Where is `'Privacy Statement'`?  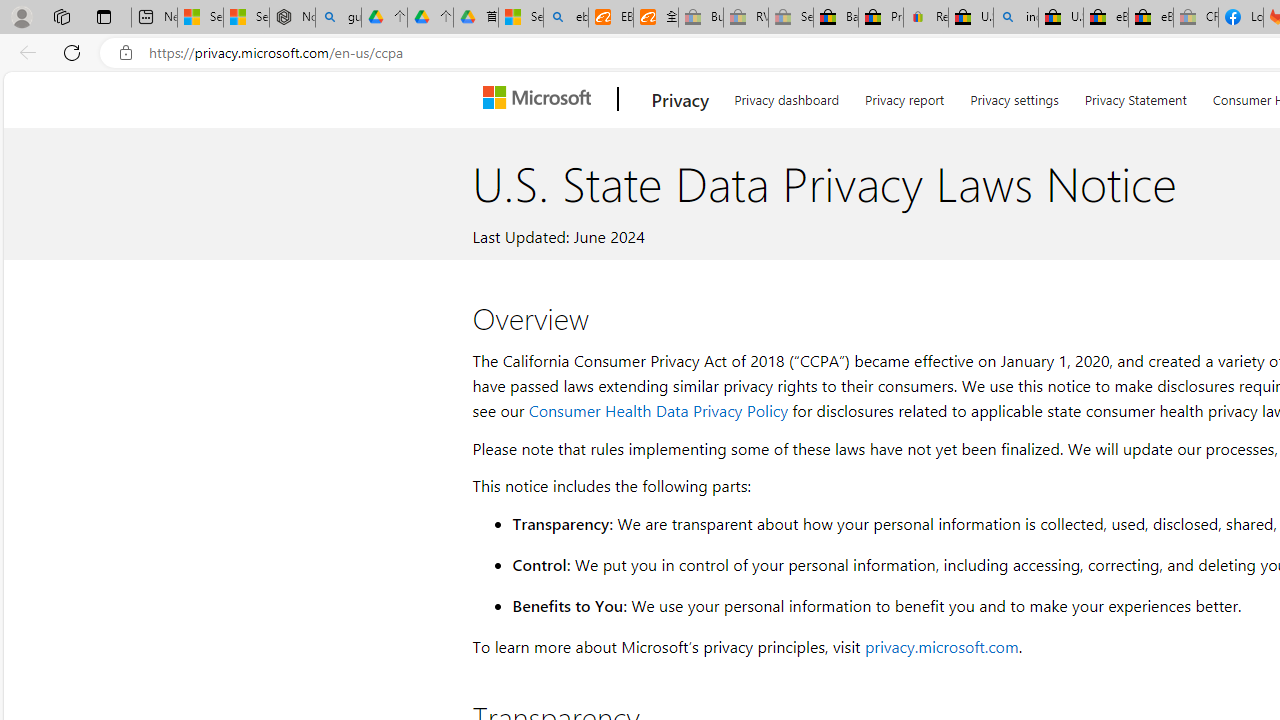 'Privacy Statement' is located at coordinates (1135, 96).